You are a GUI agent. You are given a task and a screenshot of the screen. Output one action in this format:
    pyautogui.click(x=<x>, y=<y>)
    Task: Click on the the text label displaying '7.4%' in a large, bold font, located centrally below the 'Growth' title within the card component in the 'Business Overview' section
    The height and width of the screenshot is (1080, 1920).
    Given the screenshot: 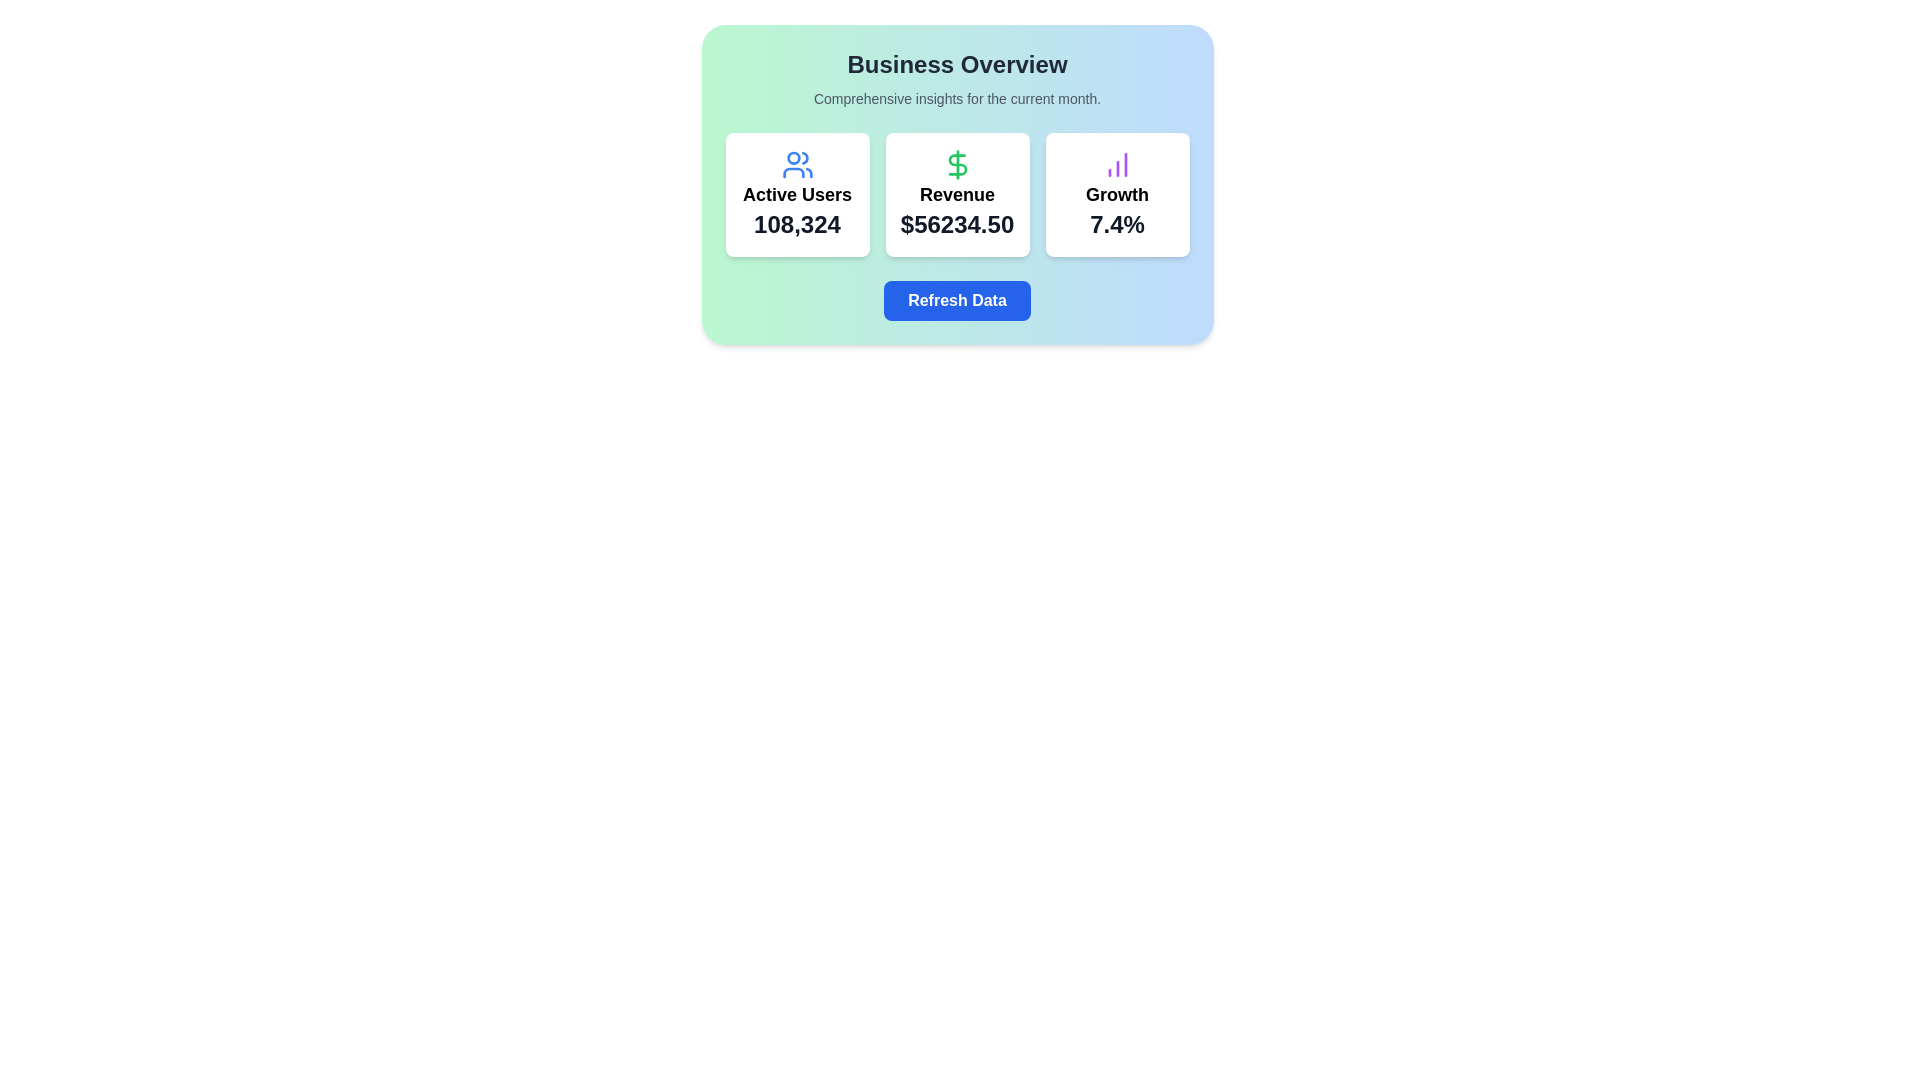 What is the action you would take?
    pyautogui.click(x=1116, y=224)
    